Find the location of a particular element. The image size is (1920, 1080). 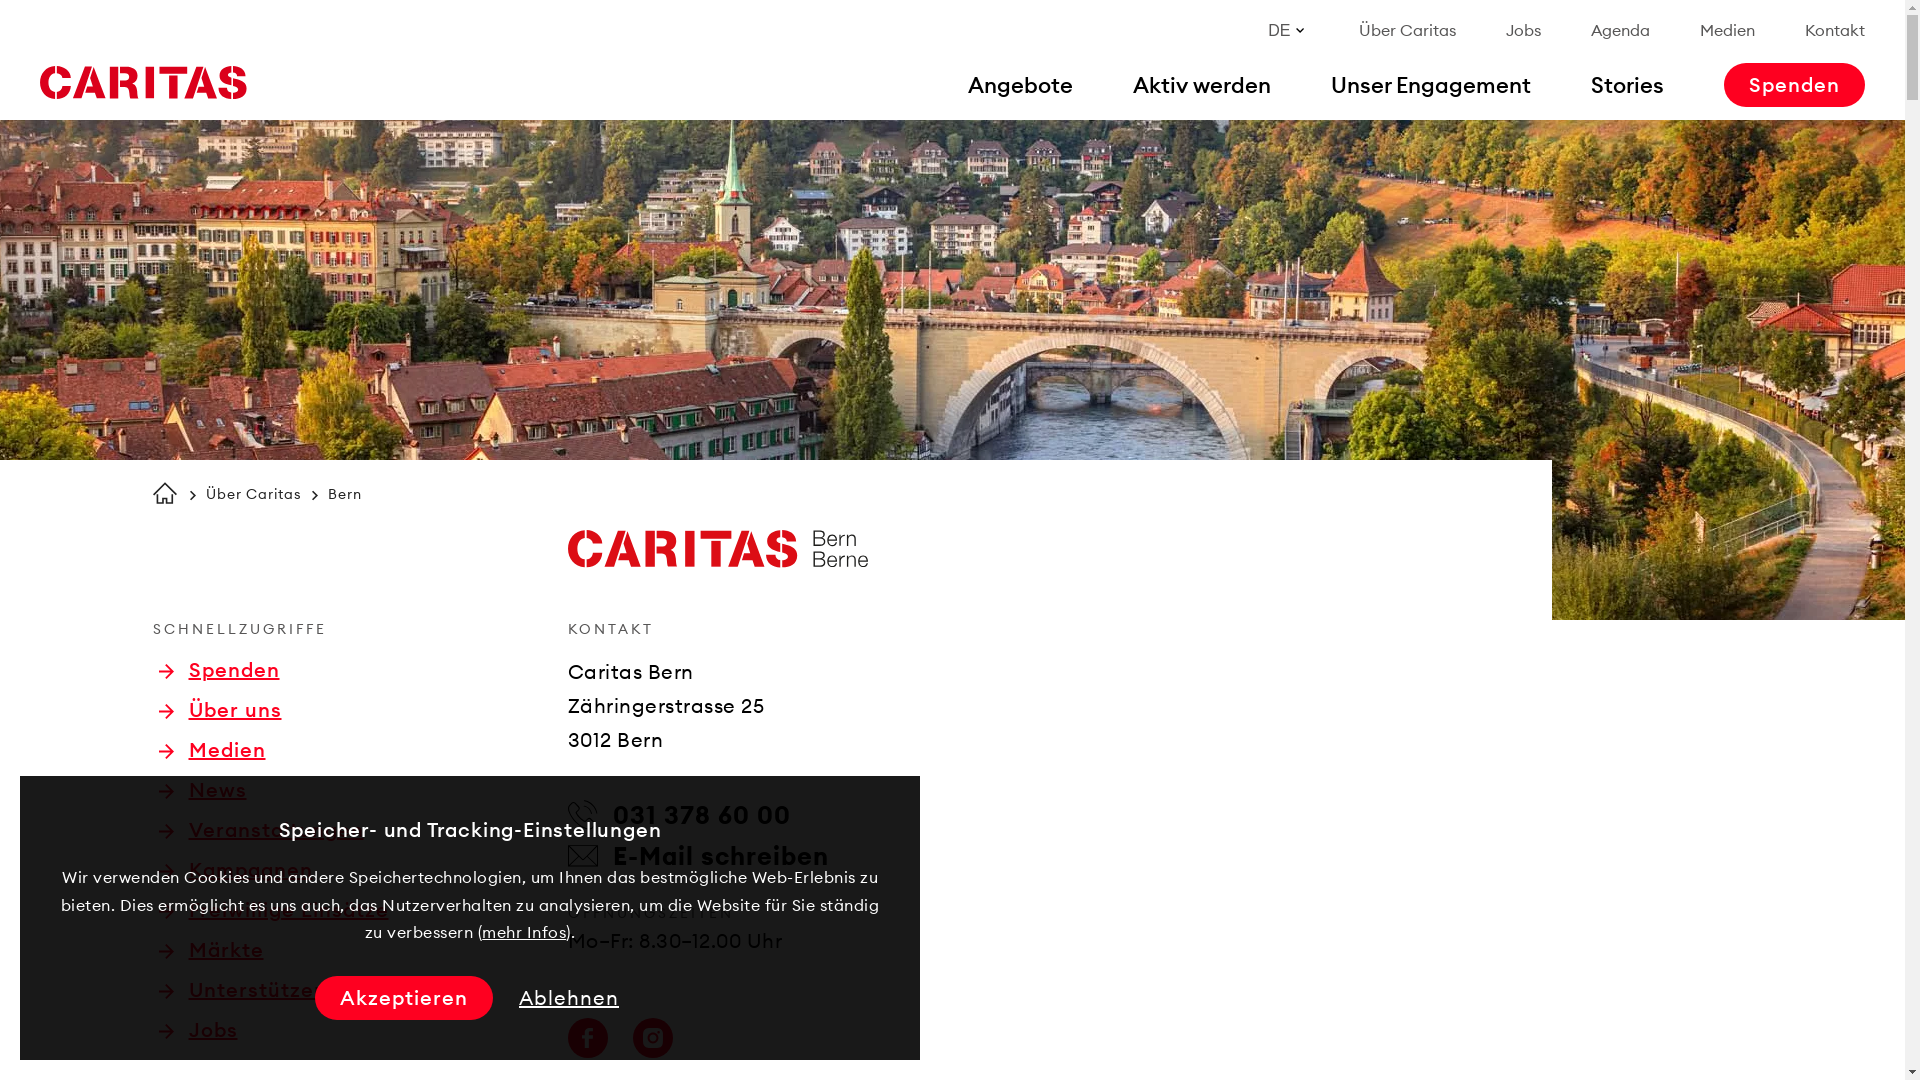

'Aktiv werden' is located at coordinates (1200, 83).